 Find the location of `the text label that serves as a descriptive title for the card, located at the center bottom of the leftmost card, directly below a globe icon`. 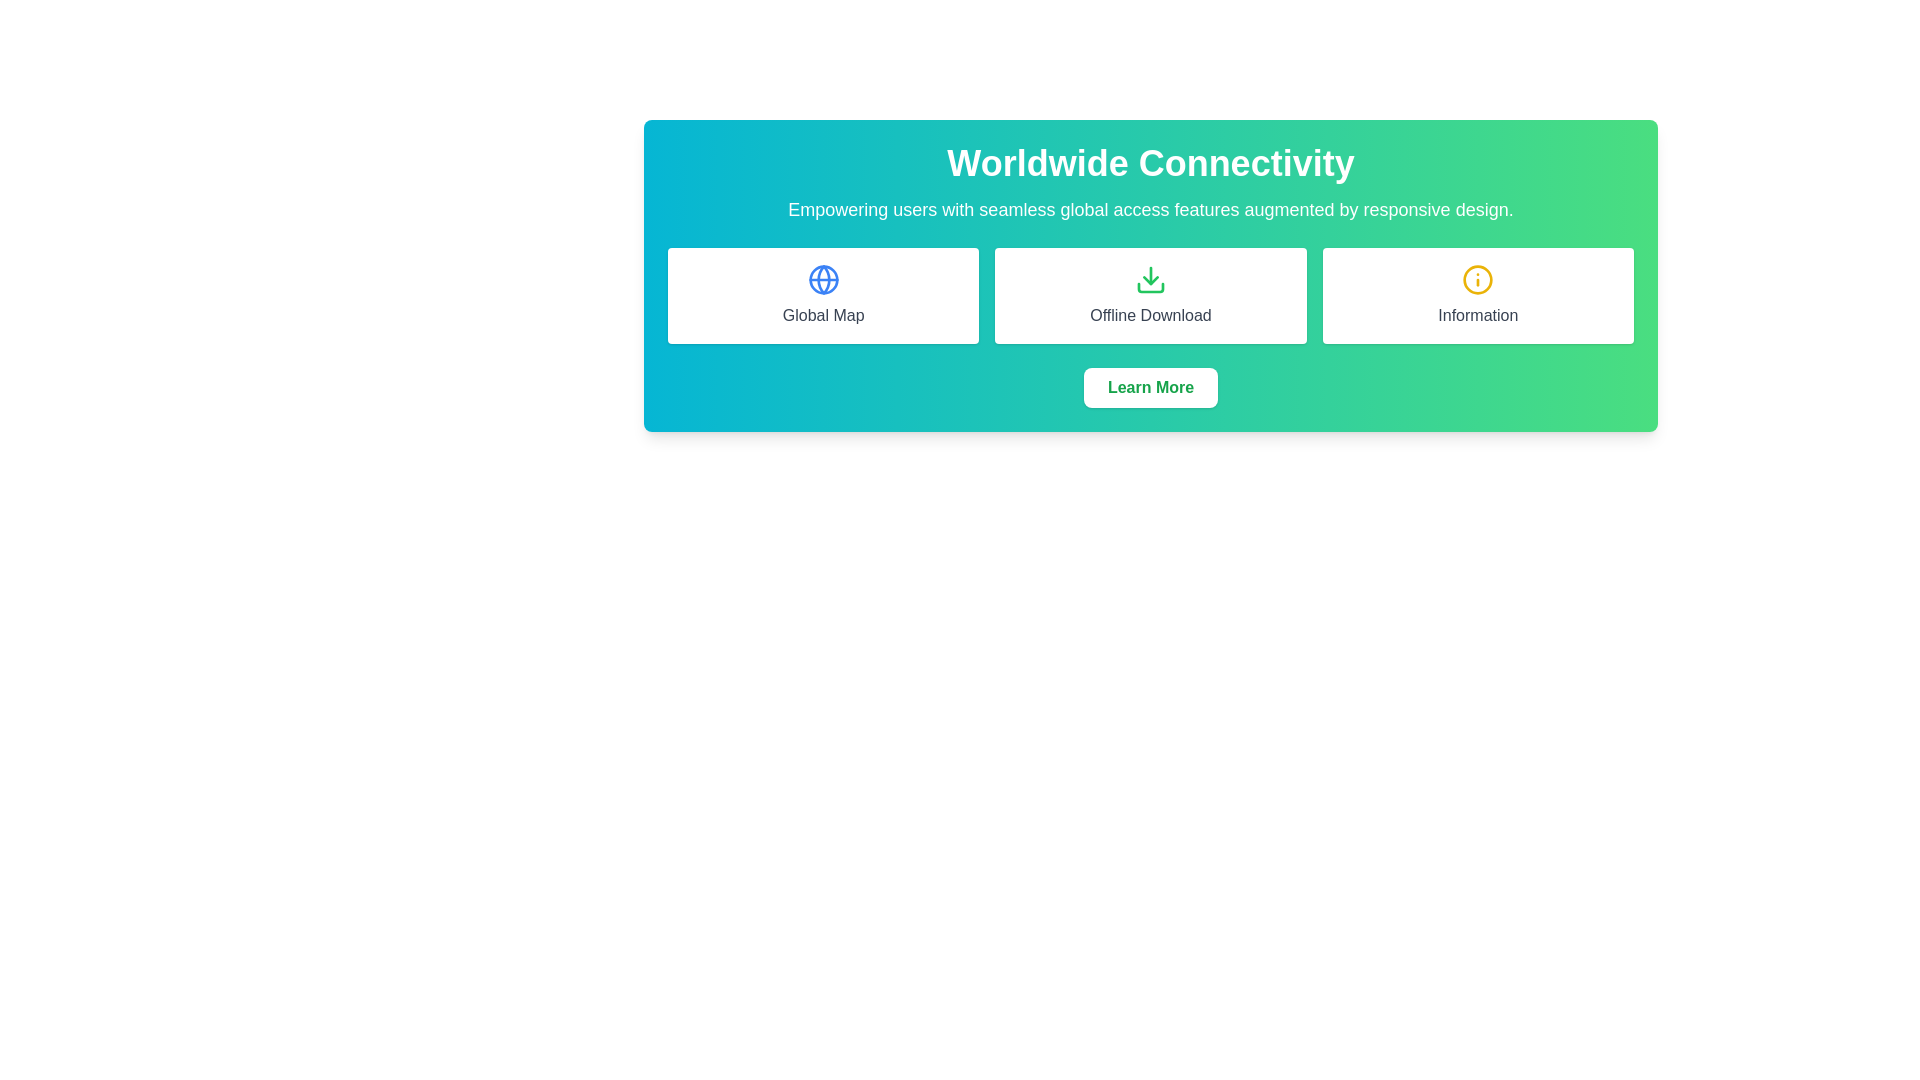

the text label that serves as a descriptive title for the card, located at the center bottom of the leftmost card, directly below a globe icon is located at coordinates (823, 315).